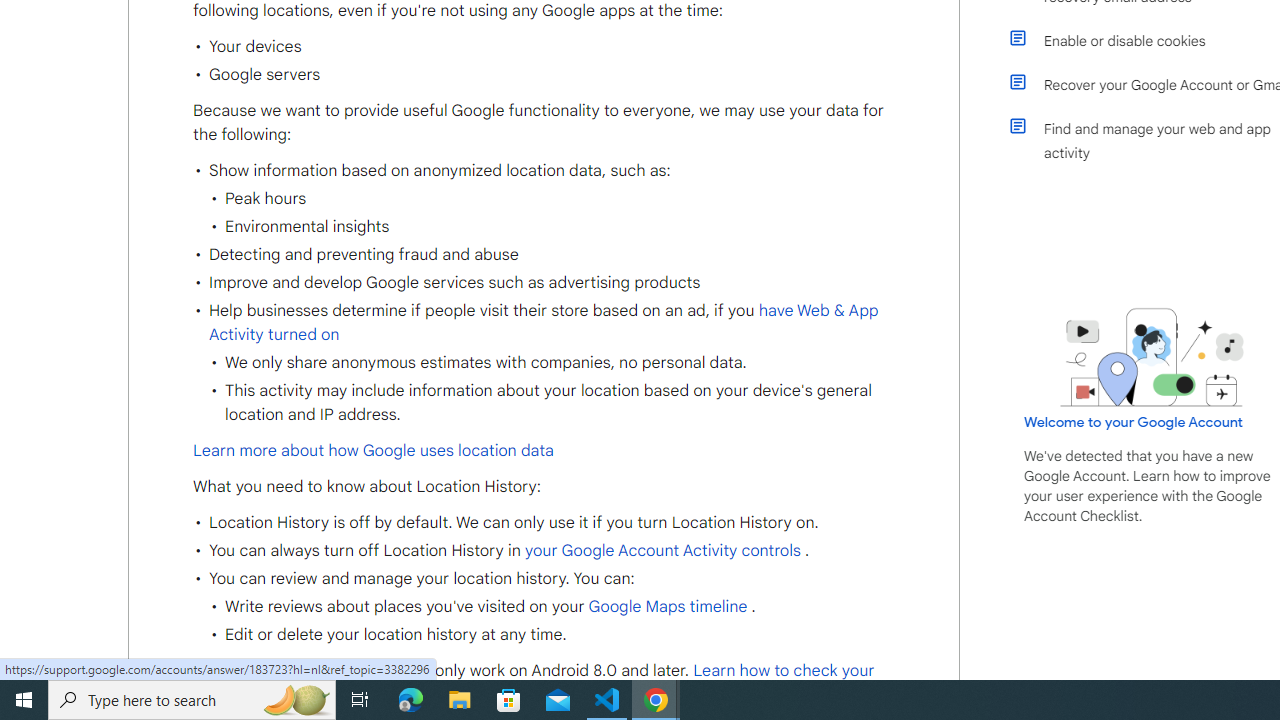 This screenshot has height=720, width=1280. Describe the element at coordinates (1134, 421) in the screenshot. I see `'Welcome to your Google Account'` at that location.